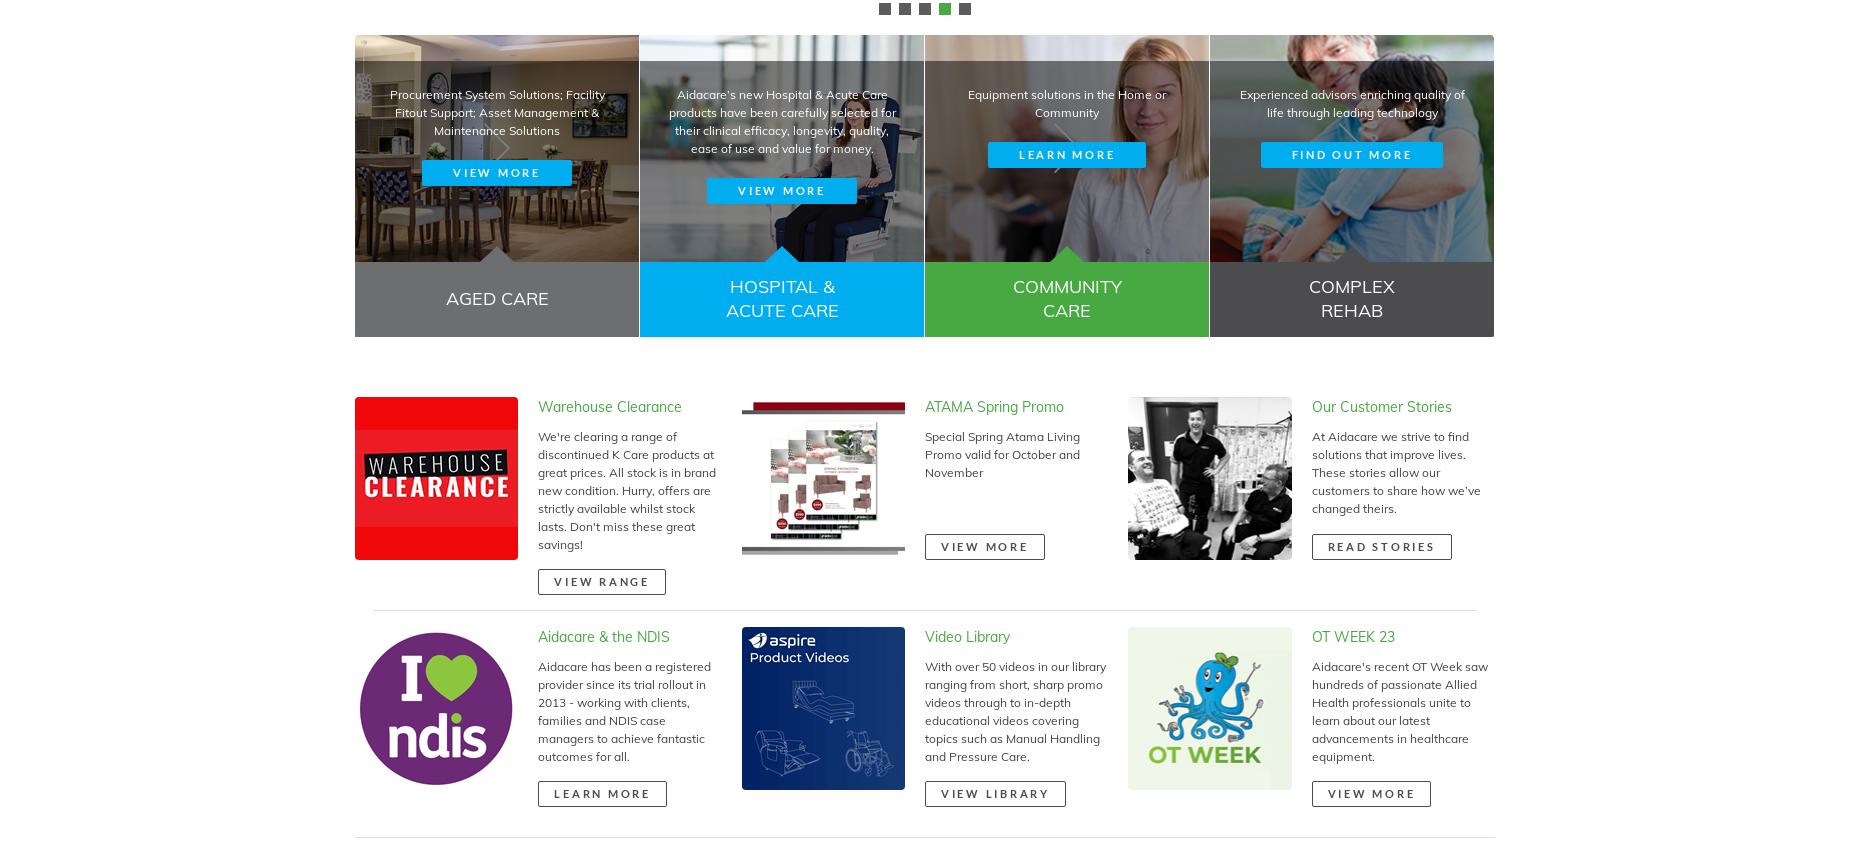 Image resolution: width=1850 pixels, height=864 pixels. I want to click on 'Hospital & Acute Care', so click(781, 298).